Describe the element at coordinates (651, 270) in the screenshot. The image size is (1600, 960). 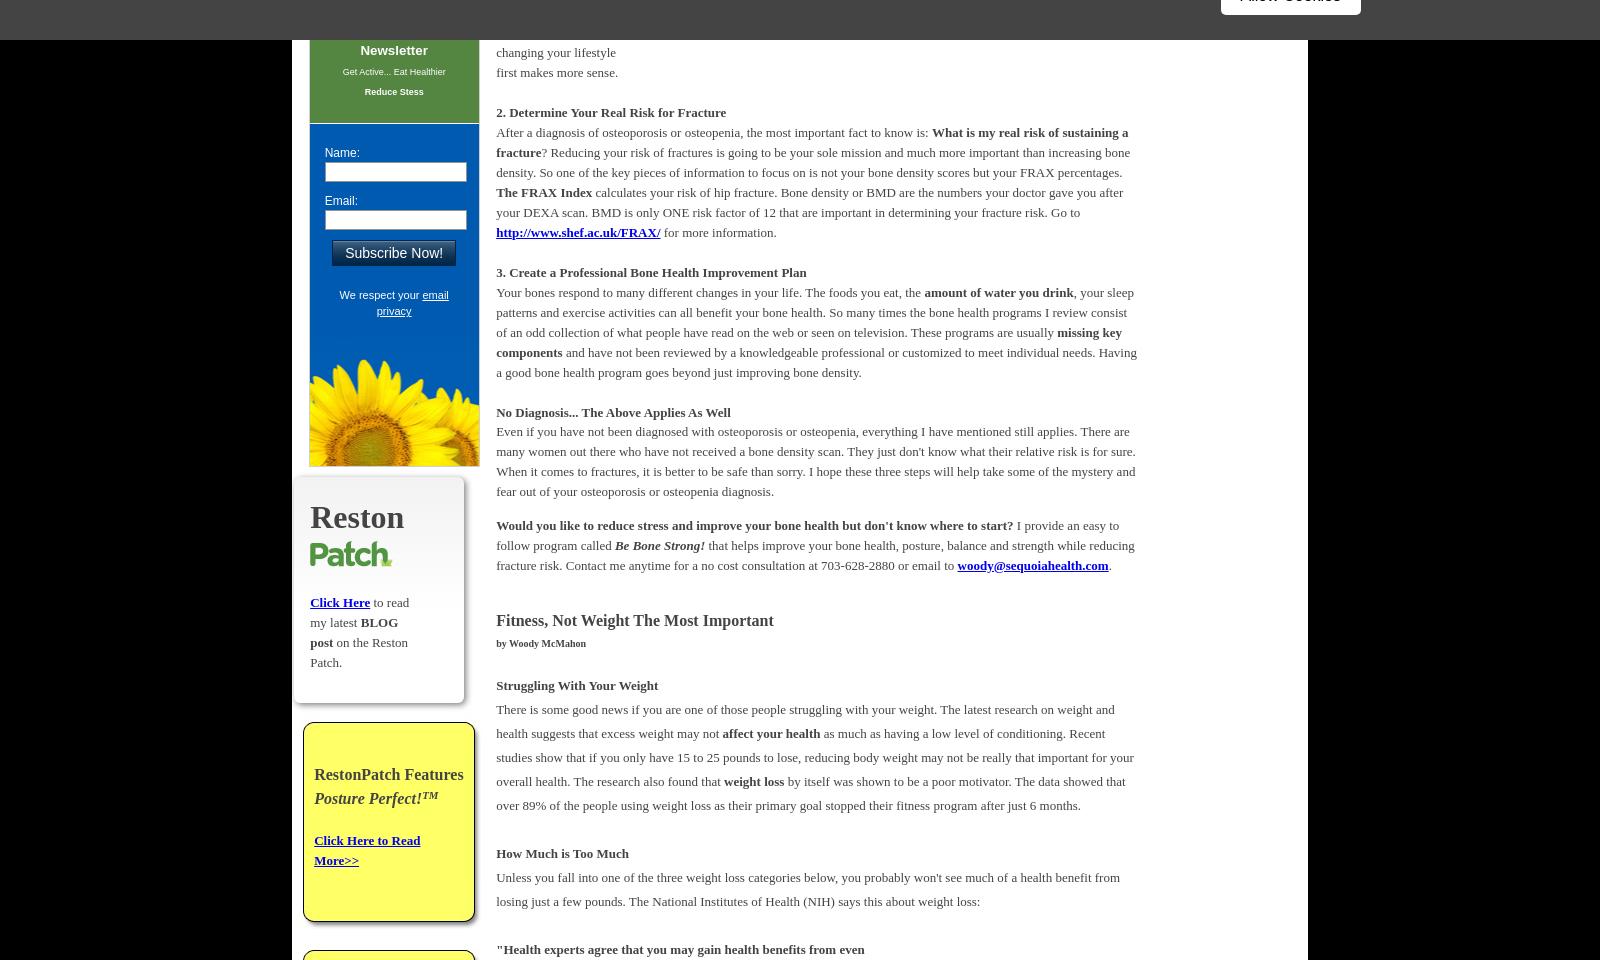
I see `'3. Create a Professional Bone Health Improvement Plan'` at that location.